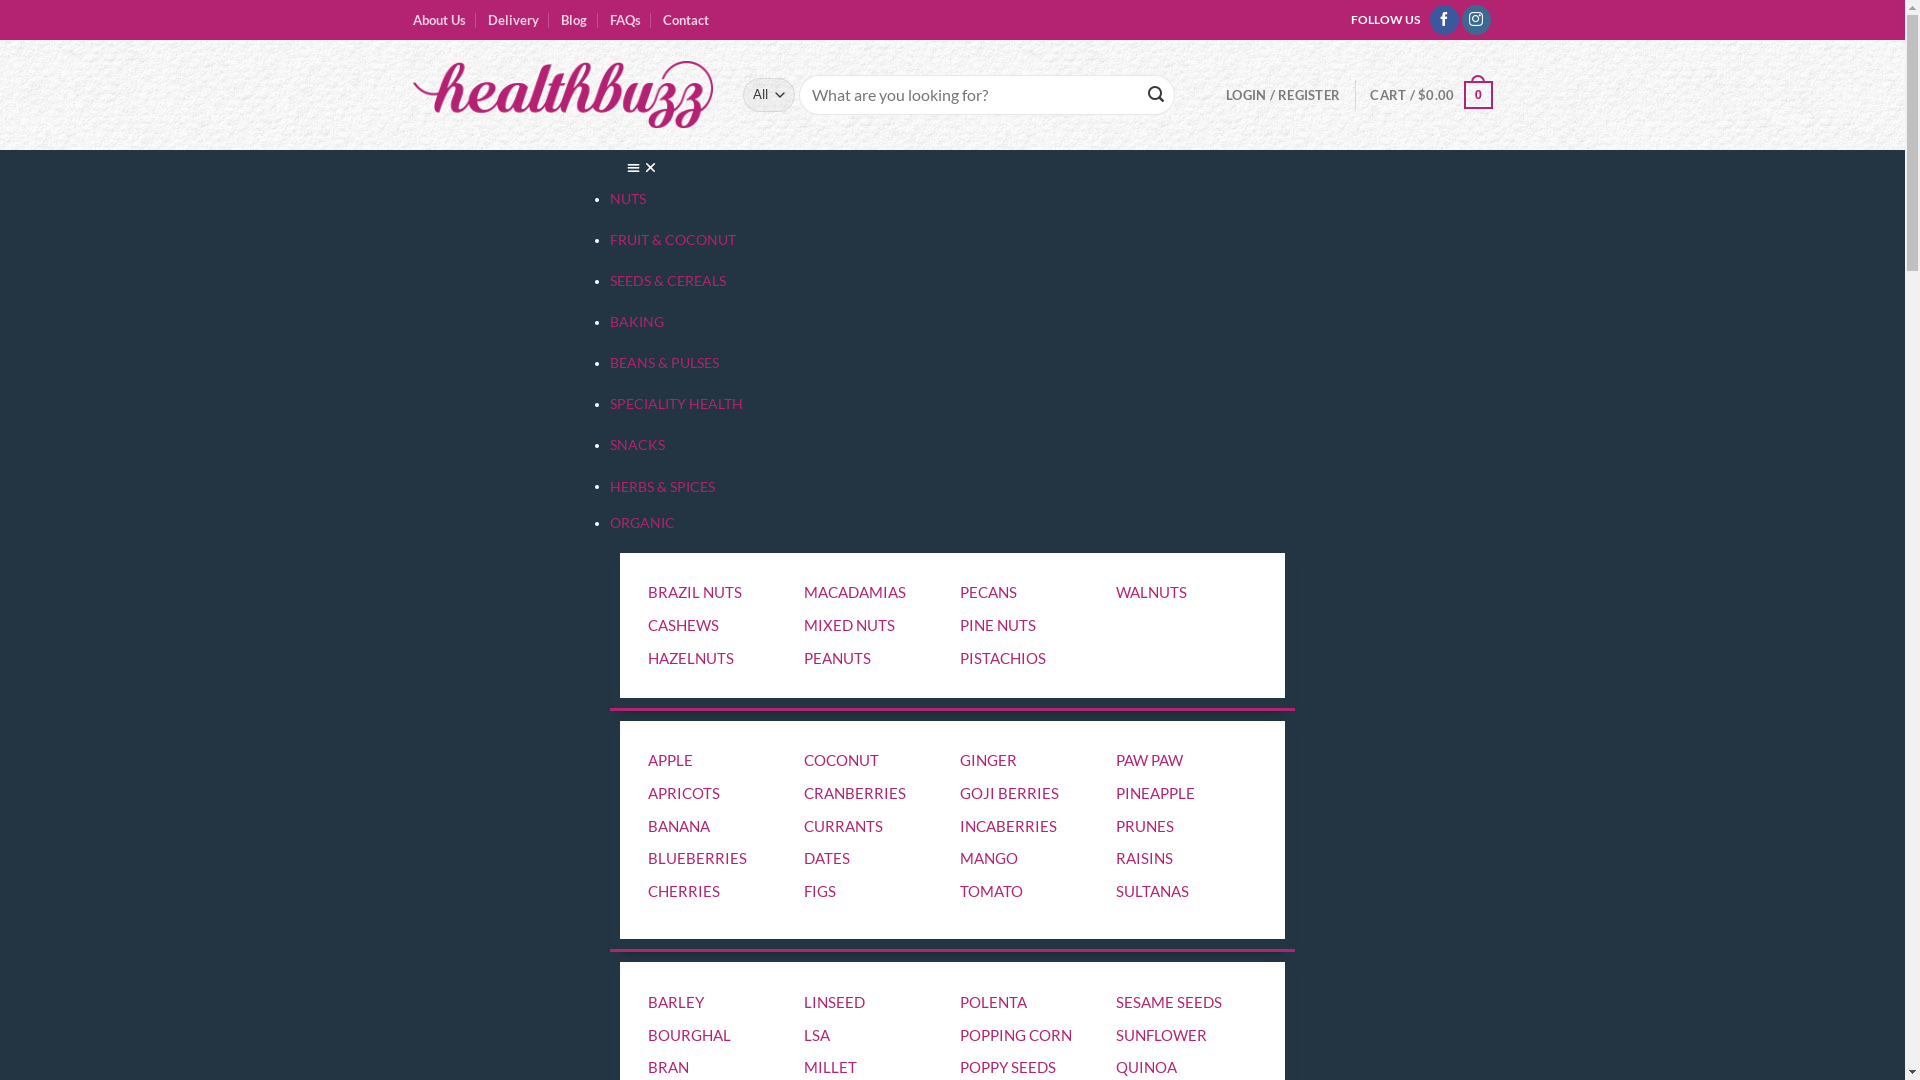  I want to click on 'DATES', so click(826, 856).